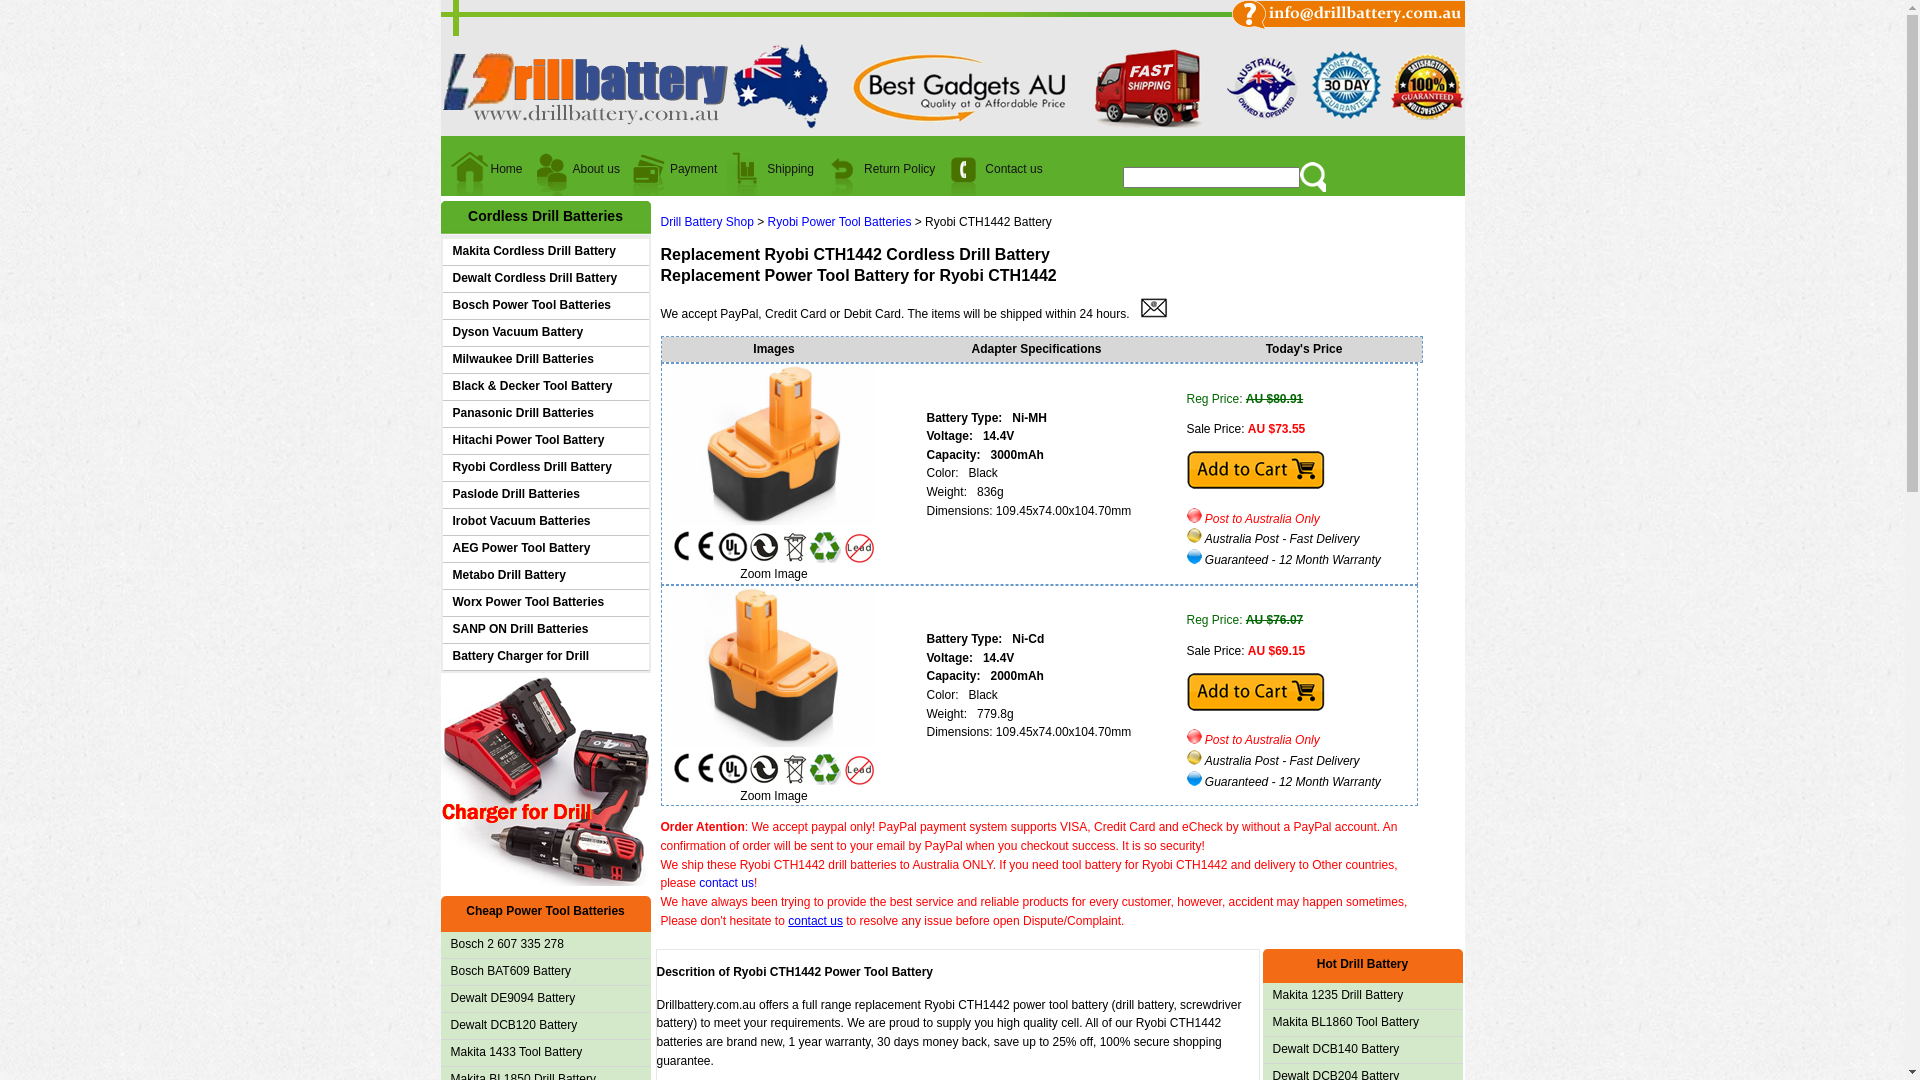 The image size is (1920, 1080). Describe the element at coordinates (545, 412) in the screenshot. I see `'Panasonic Drill Batteries'` at that location.